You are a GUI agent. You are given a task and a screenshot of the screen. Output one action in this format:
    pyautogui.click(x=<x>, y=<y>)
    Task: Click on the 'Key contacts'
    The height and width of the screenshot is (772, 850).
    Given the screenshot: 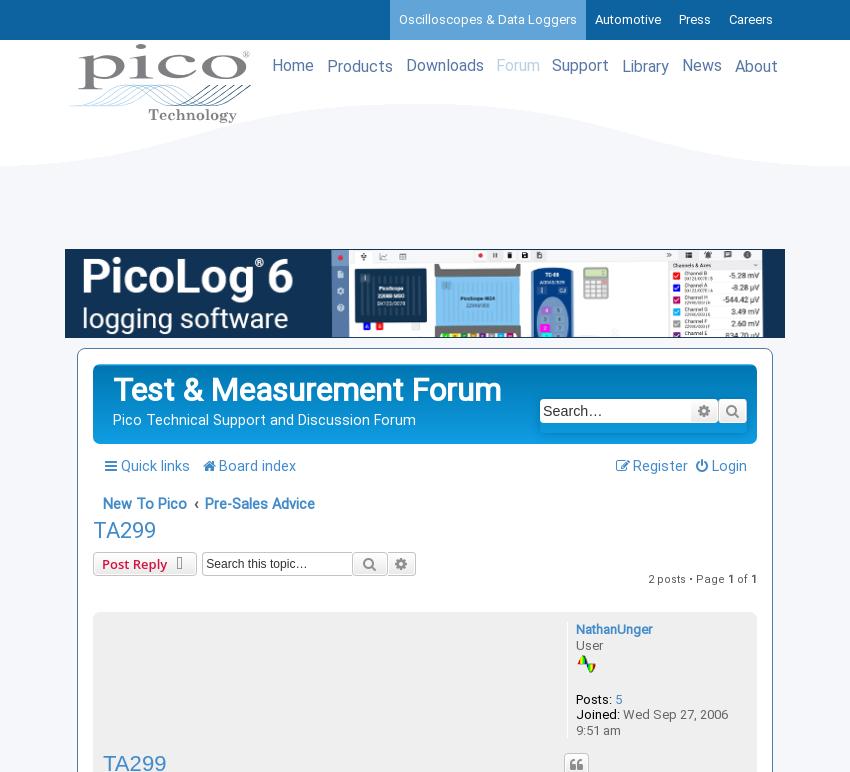 What is the action you would take?
    pyautogui.click(x=634, y=574)
    